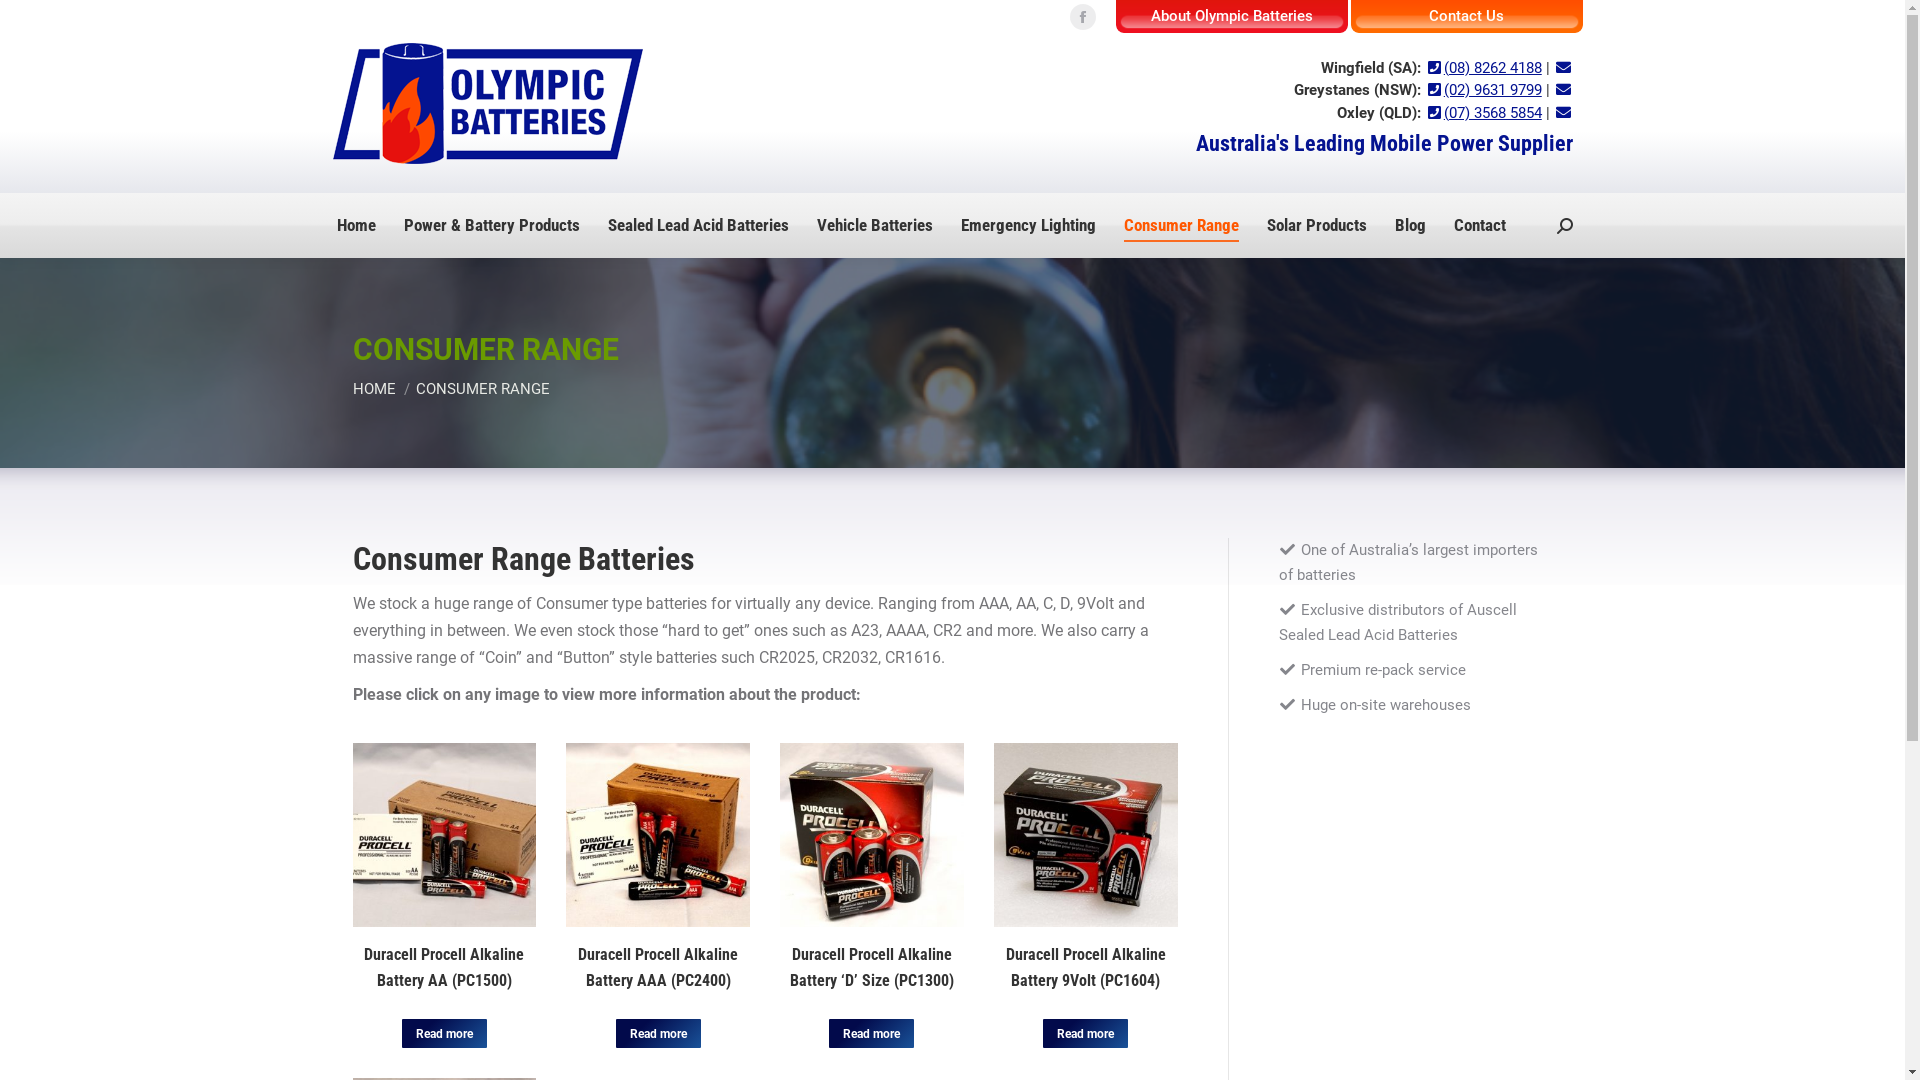 The width and height of the screenshot is (1920, 1080). I want to click on 'Duracell Procell Alkaline Battery AAA (PC2400)', so click(657, 966).